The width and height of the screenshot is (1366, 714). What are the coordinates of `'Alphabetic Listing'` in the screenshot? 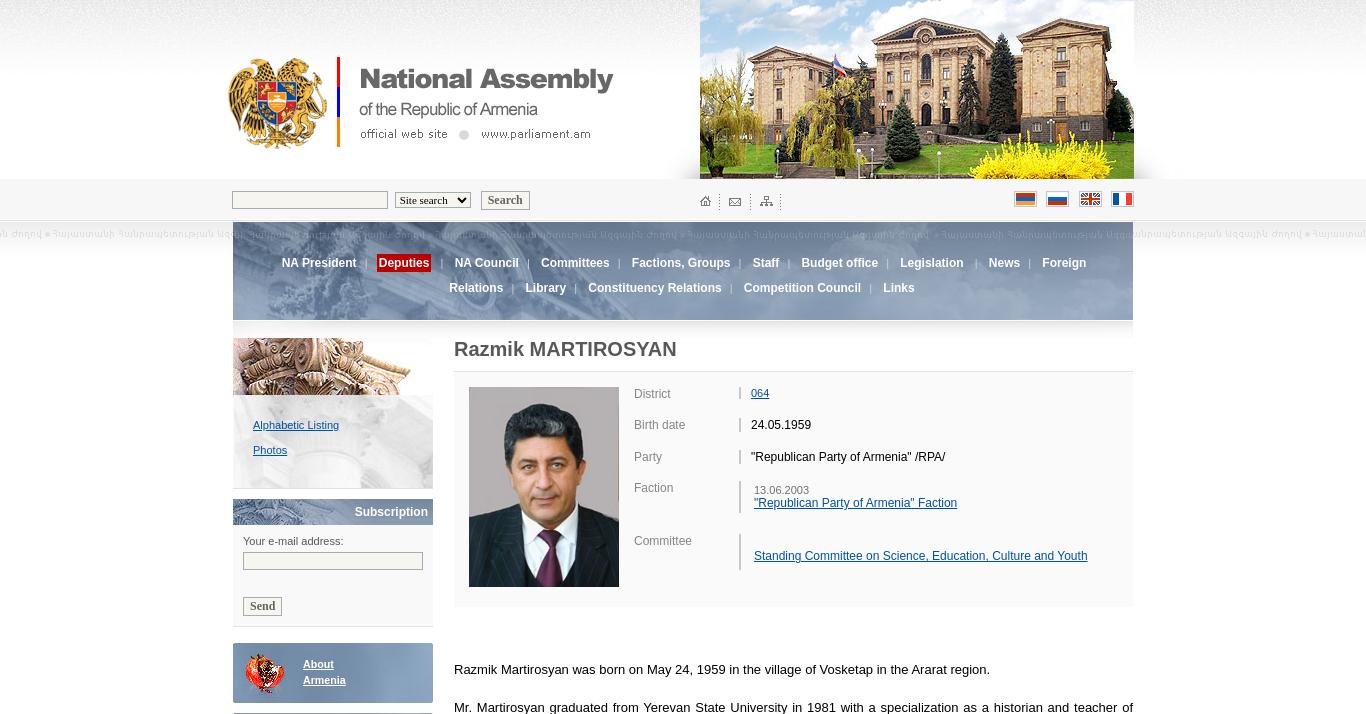 It's located at (296, 424).